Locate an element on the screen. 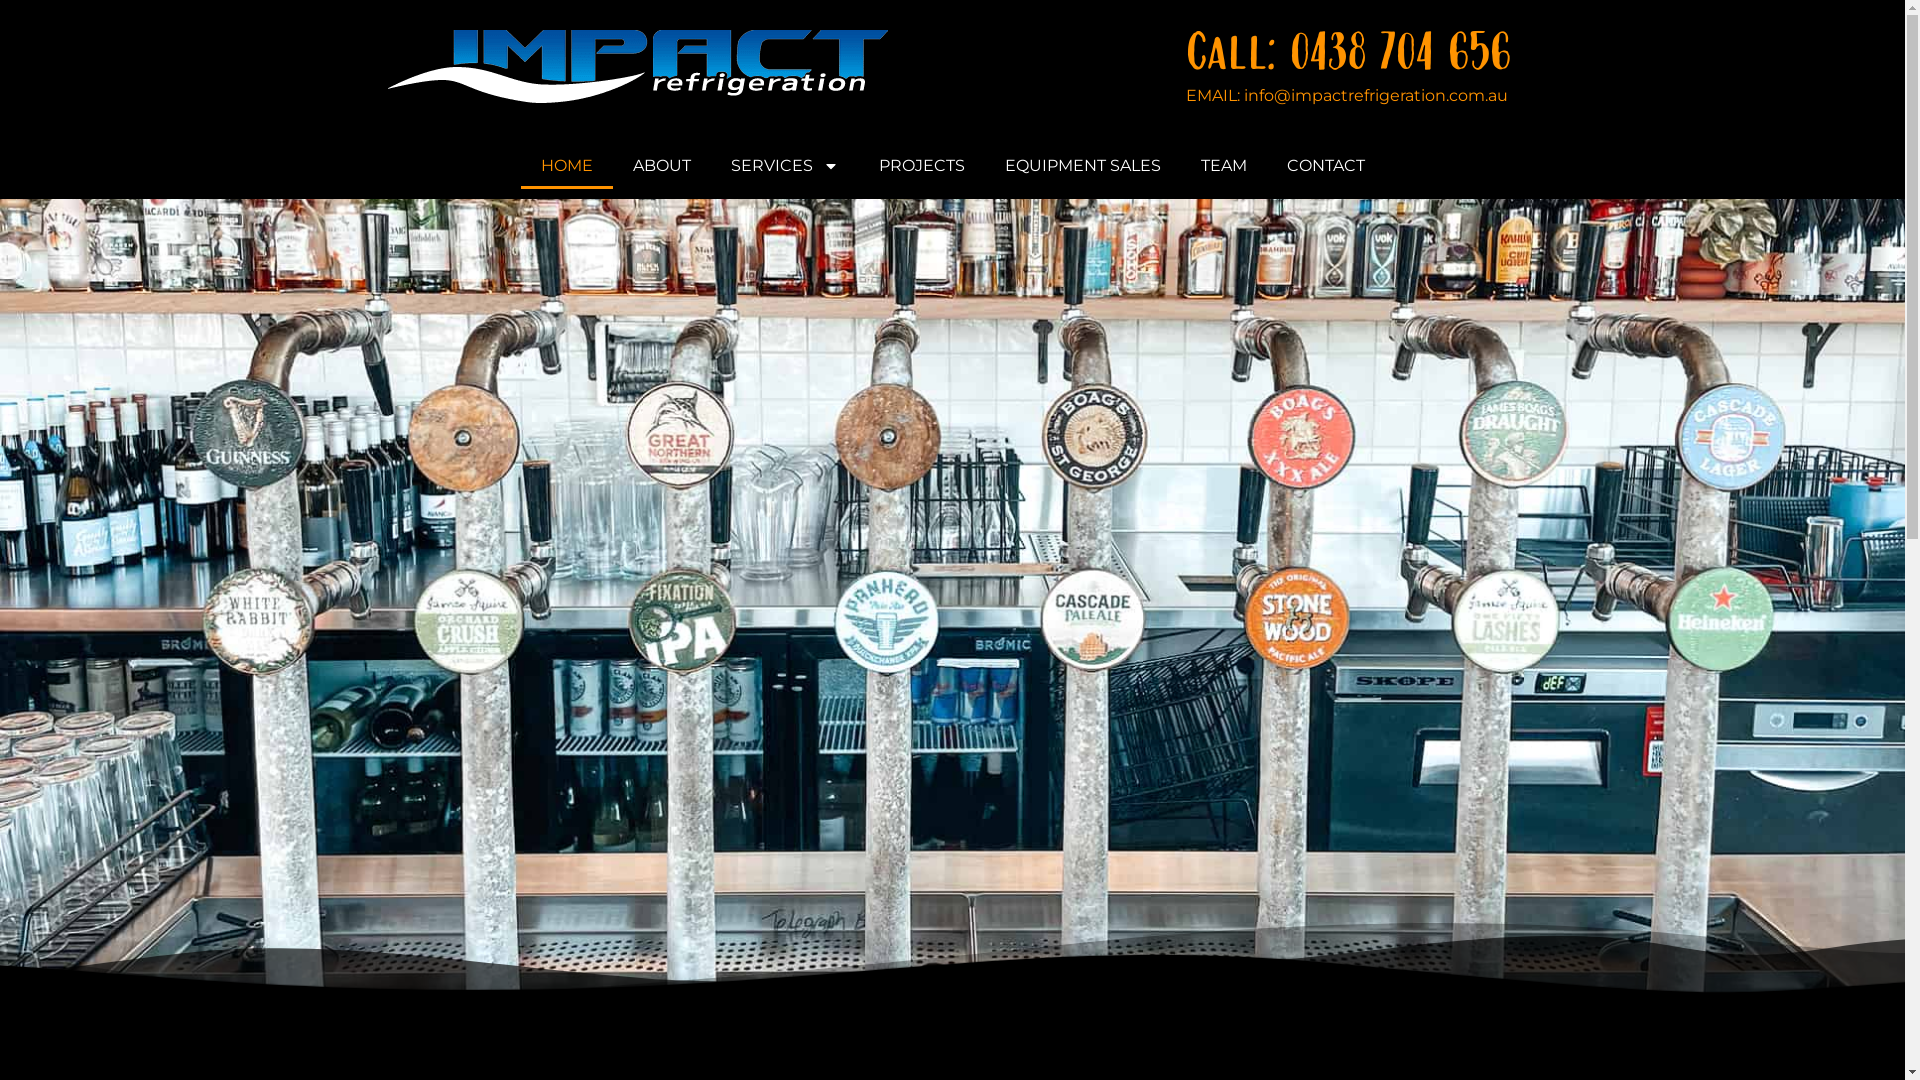  'info@impactrefrigeration.com.au' is located at coordinates (1375, 95).